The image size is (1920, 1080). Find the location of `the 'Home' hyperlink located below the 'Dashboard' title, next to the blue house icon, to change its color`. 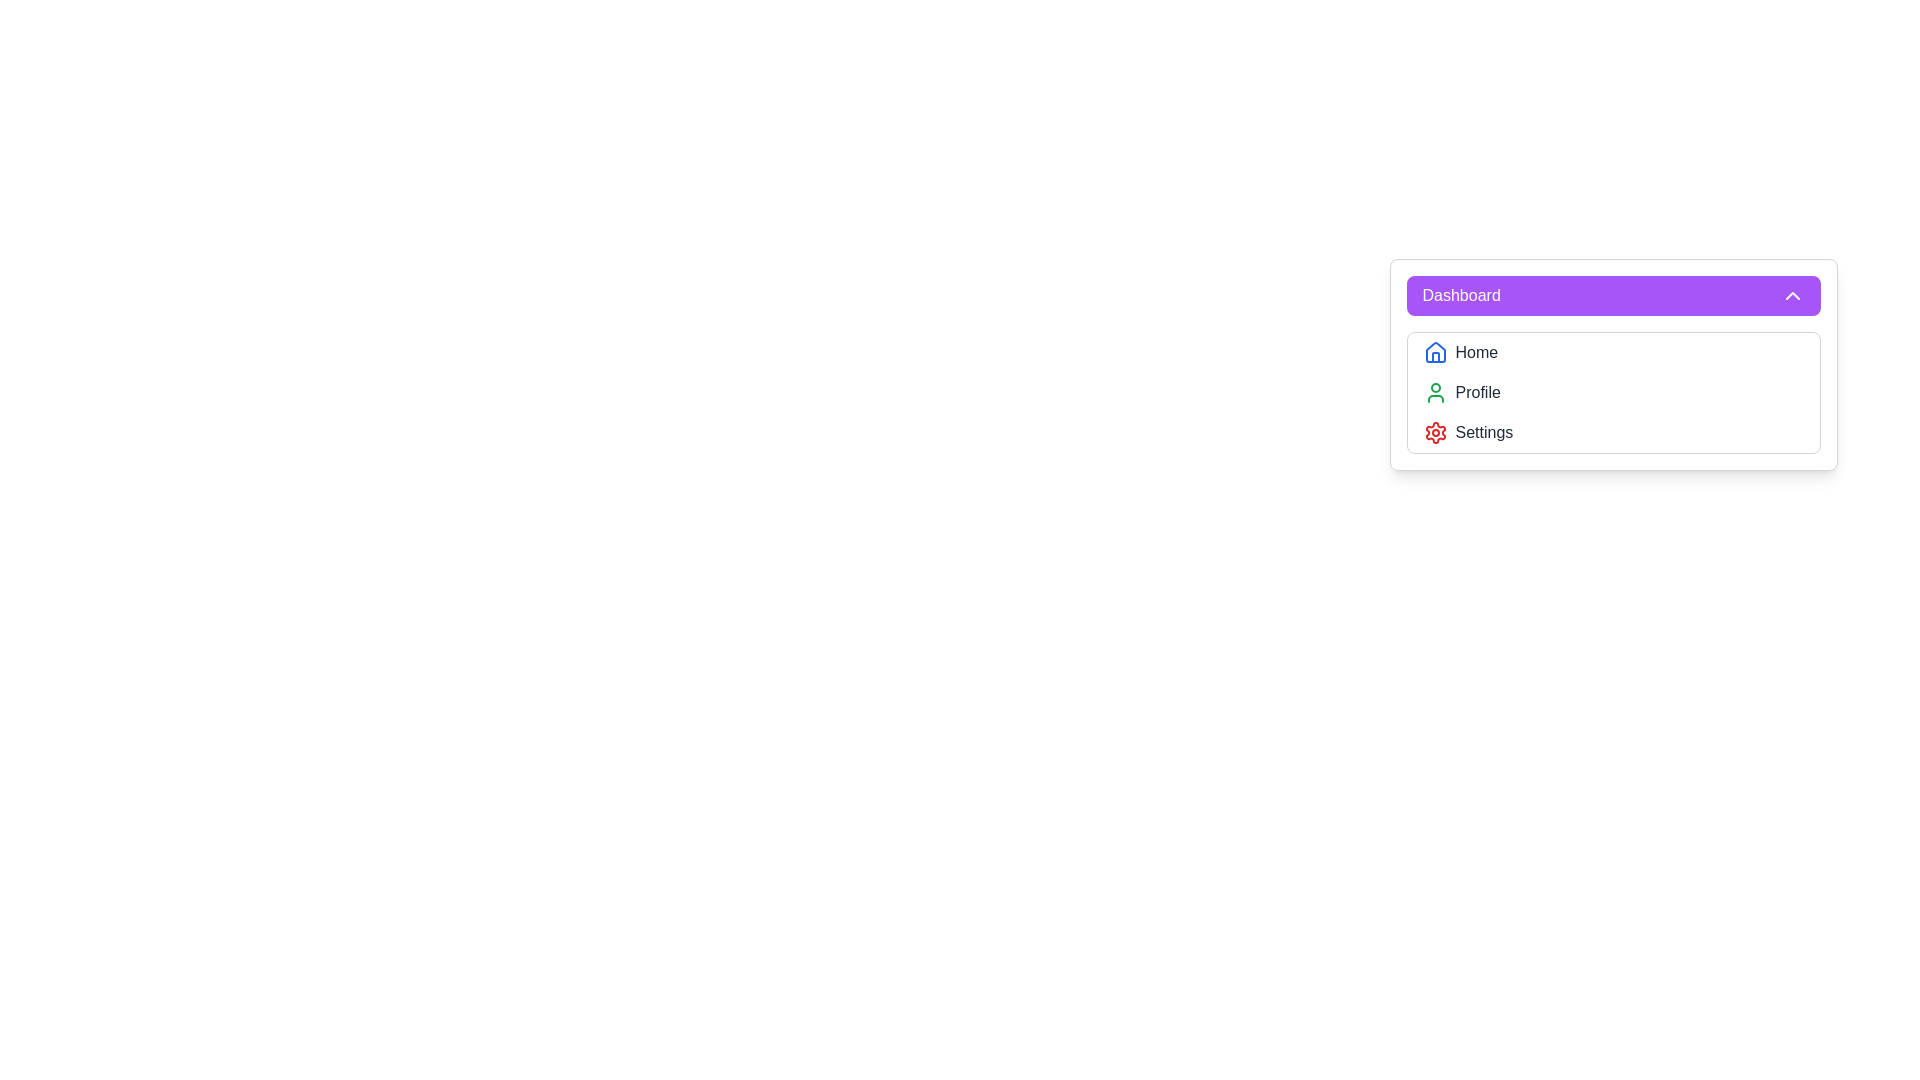

the 'Home' hyperlink located below the 'Dashboard' title, next to the blue house icon, to change its color is located at coordinates (1476, 352).